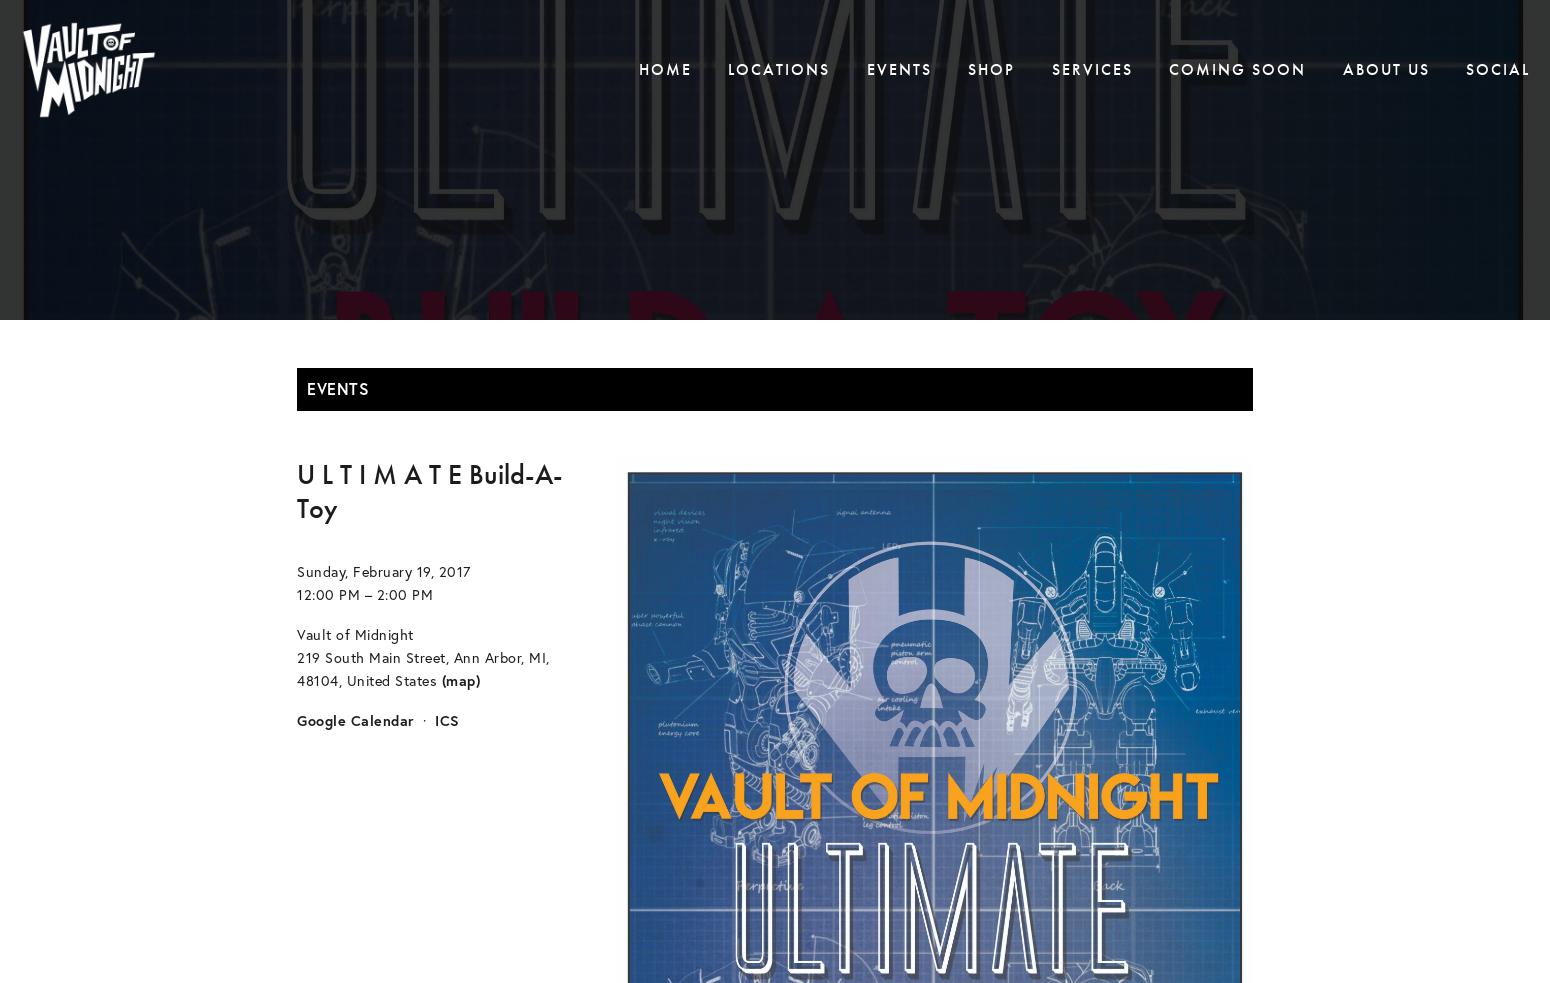 This screenshot has height=983, width=1550. I want to click on 'ICS', so click(447, 718).